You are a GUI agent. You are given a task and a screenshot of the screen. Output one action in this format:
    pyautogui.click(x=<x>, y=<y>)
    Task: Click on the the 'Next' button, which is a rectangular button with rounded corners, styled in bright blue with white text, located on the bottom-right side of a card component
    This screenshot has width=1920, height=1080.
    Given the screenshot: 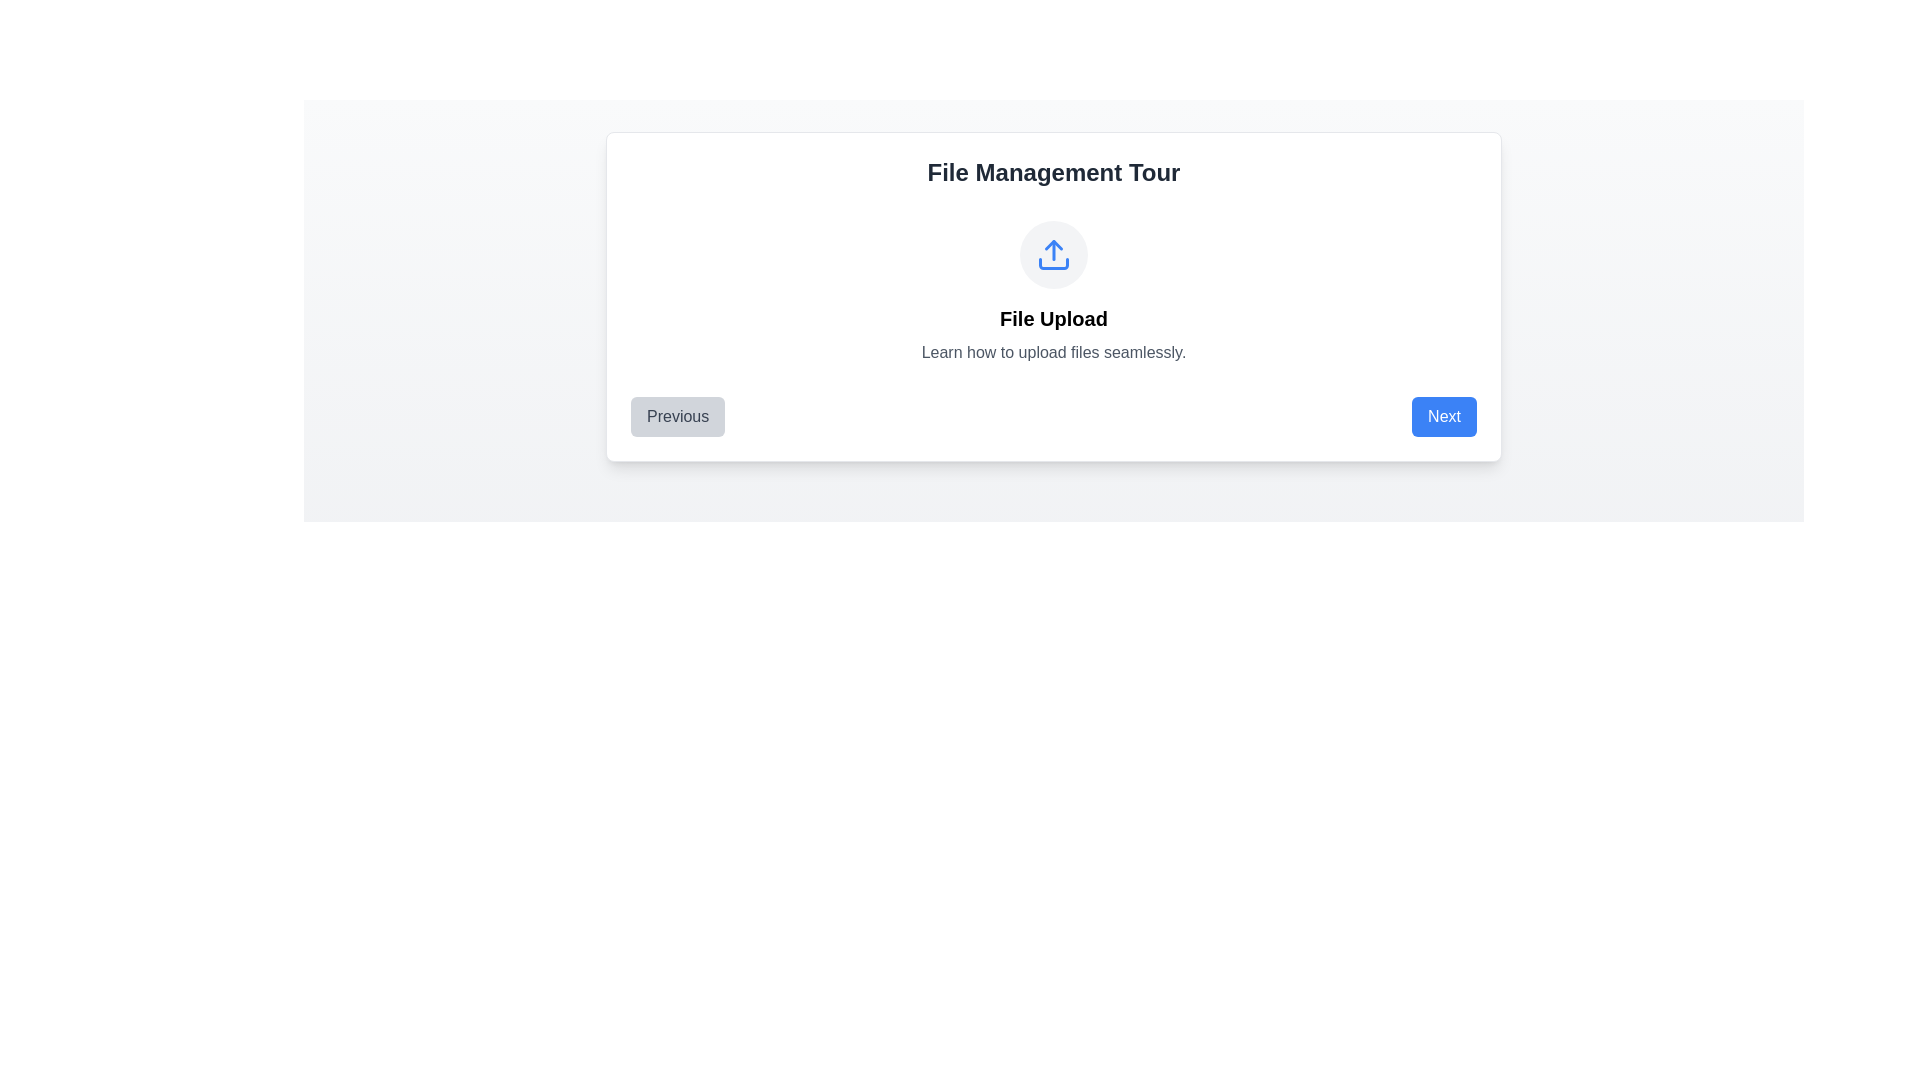 What is the action you would take?
    pyautogui.click(x=1444, y=415)
    